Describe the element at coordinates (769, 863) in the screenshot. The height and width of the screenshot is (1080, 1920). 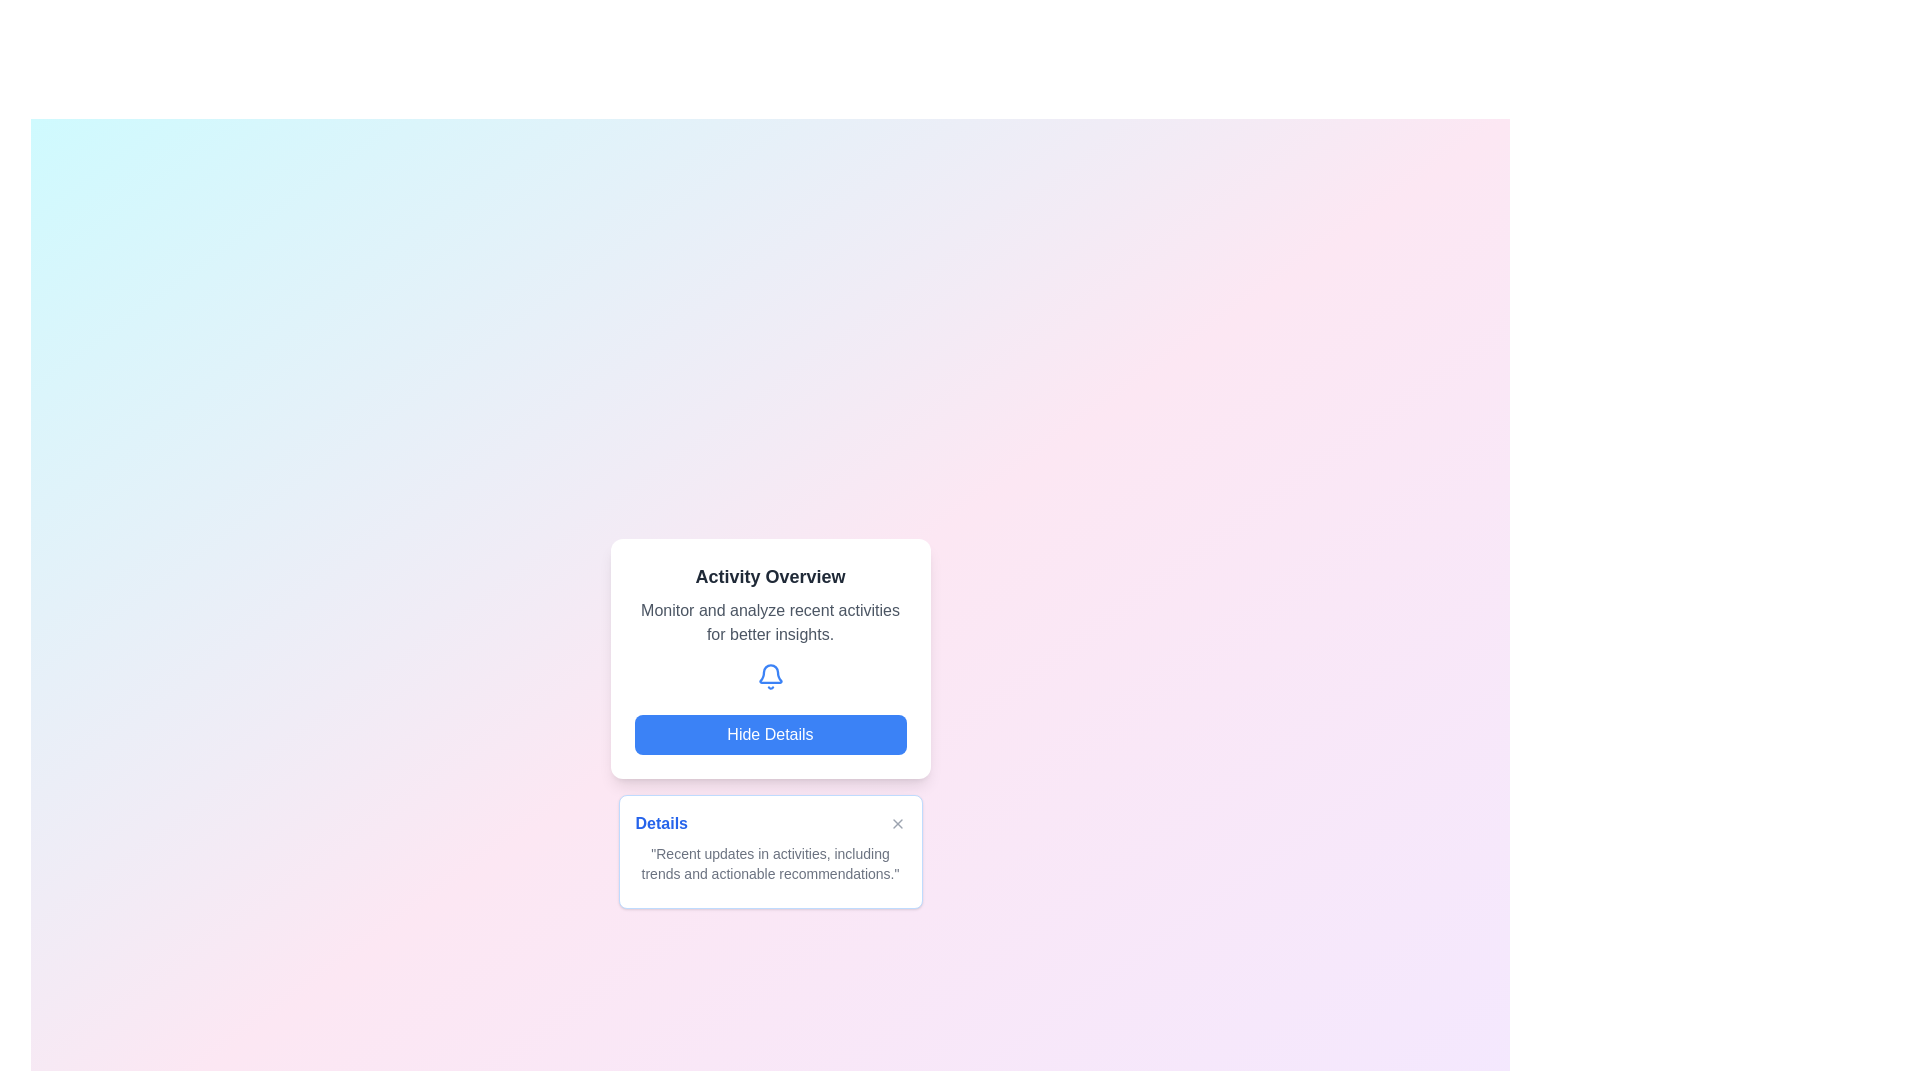
I see `static text component that displays 'Recent updates in activities, including trends and actionable recommendations.' located near the bottom of the card below the header 'Details'` at that location.